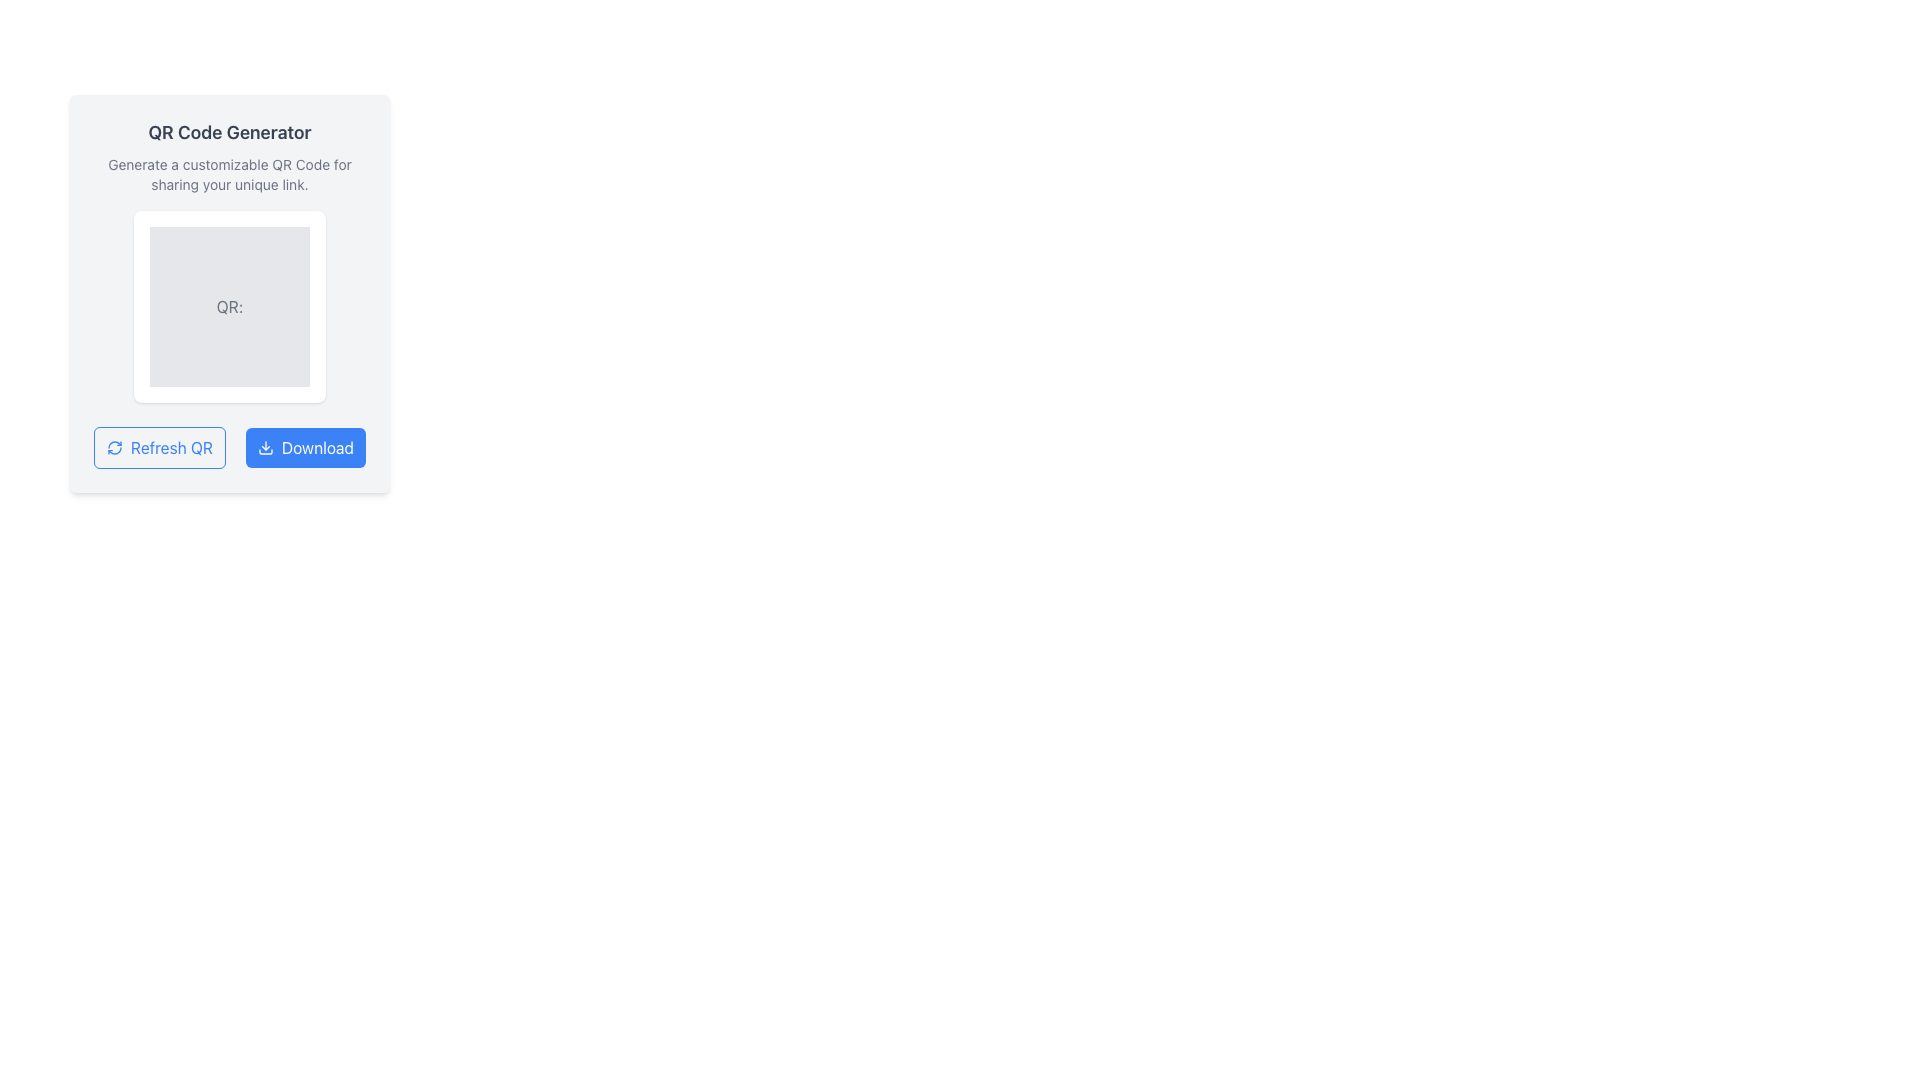 This screenshot has height=1080, width=1920. Describe the element at coordinates (230, 173) in the screenshot. I see `the text label that provides instructions for customizing and sharing a QR code, located below the 'QR Code Generator' heading` at that location.